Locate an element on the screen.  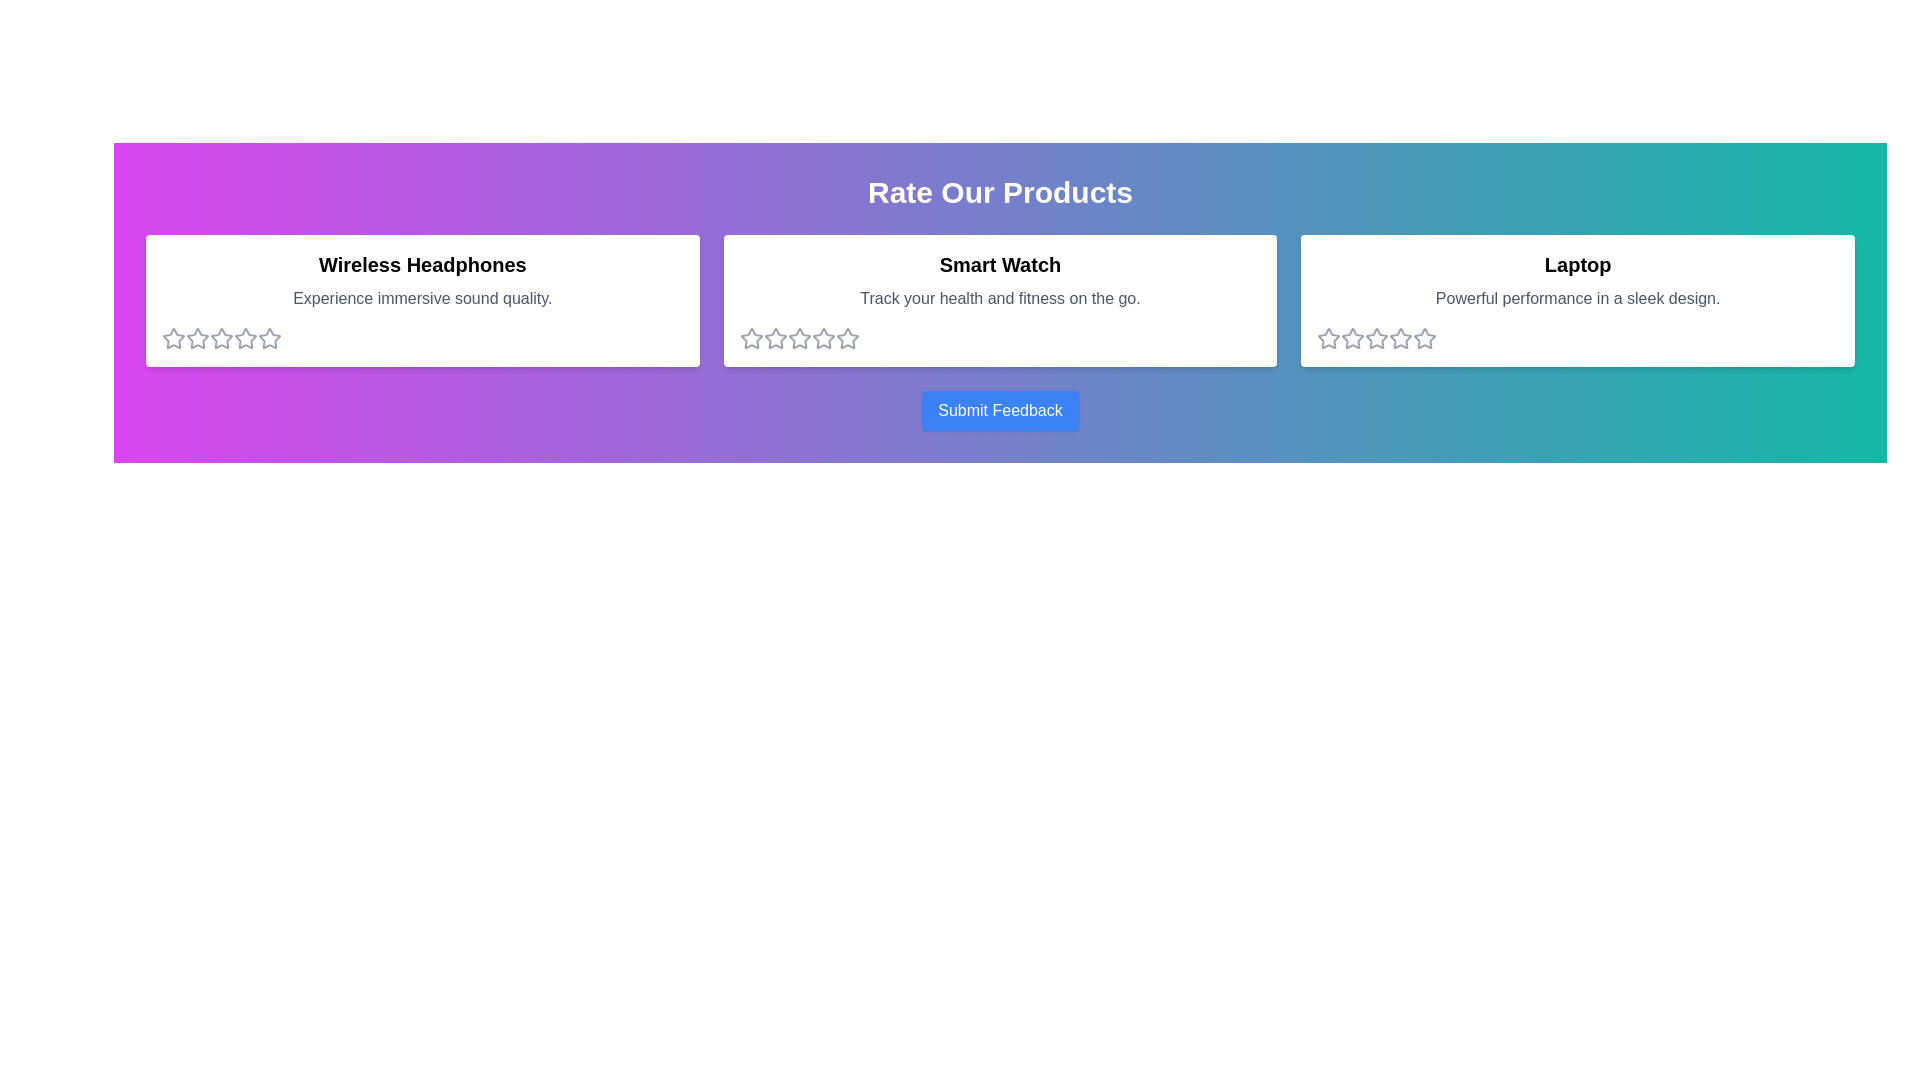
the 'Submit Feedback' button to submit the feedback is located at coordinates (1000, 410).